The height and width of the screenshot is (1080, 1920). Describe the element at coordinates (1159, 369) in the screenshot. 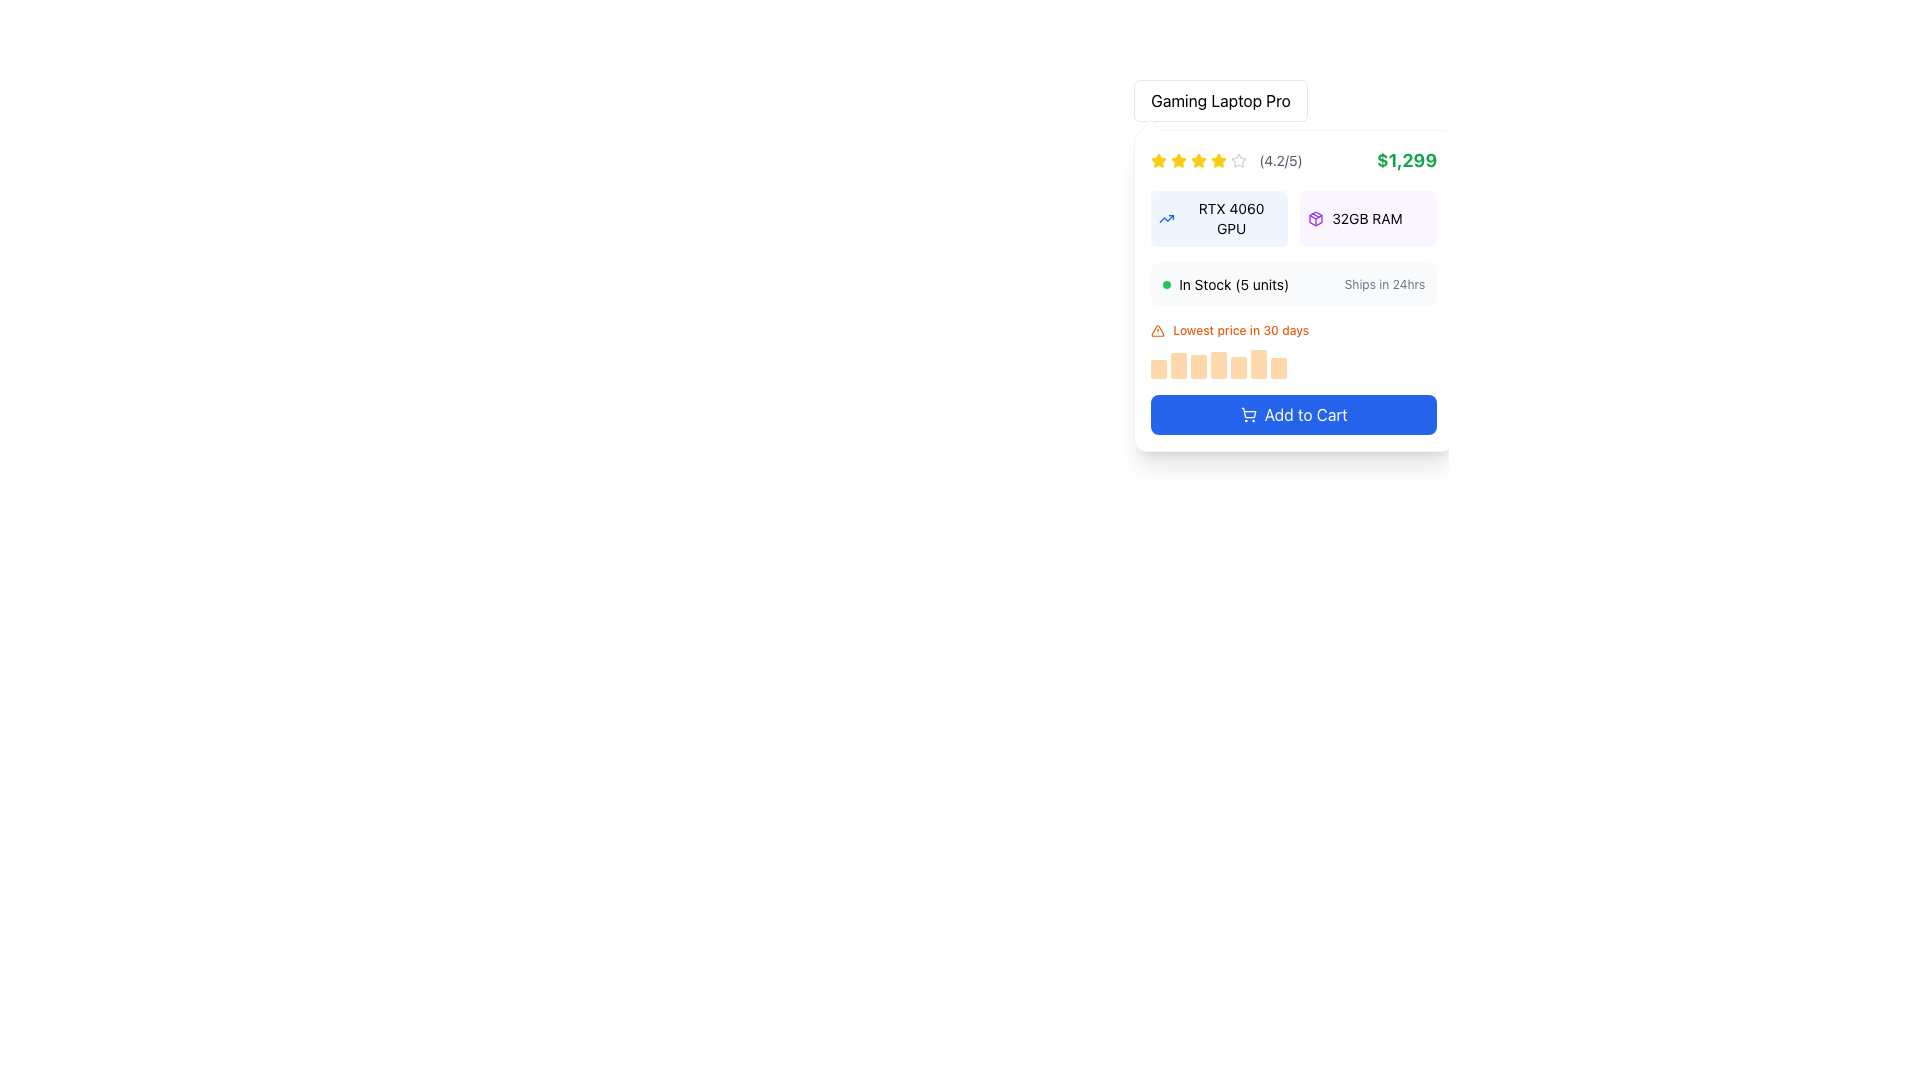

I see `the first orange Graph bar located below the 'Lowest price in 30 days' text, which is the first element in a series of seven similar bars` at that location.